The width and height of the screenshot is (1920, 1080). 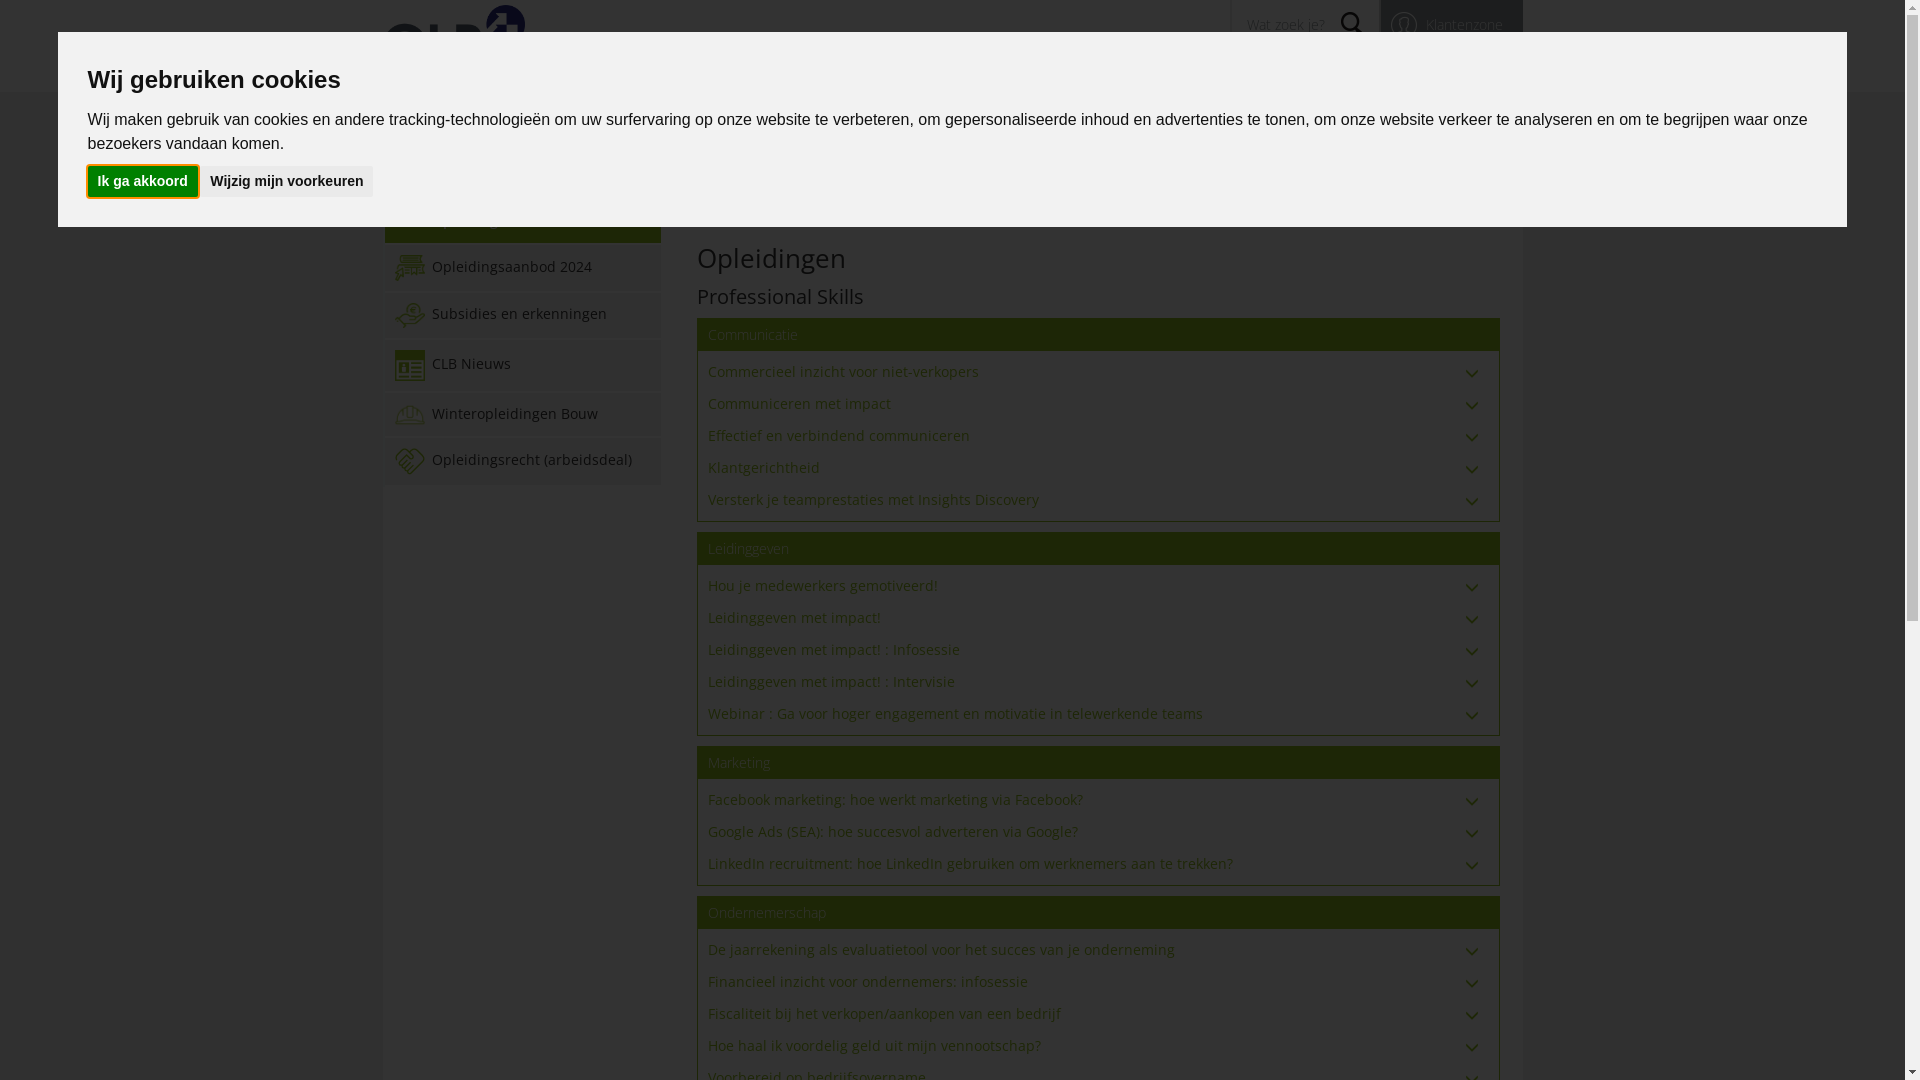 I want to click on 'Ondernemerschap', so click(x=708, y=912).